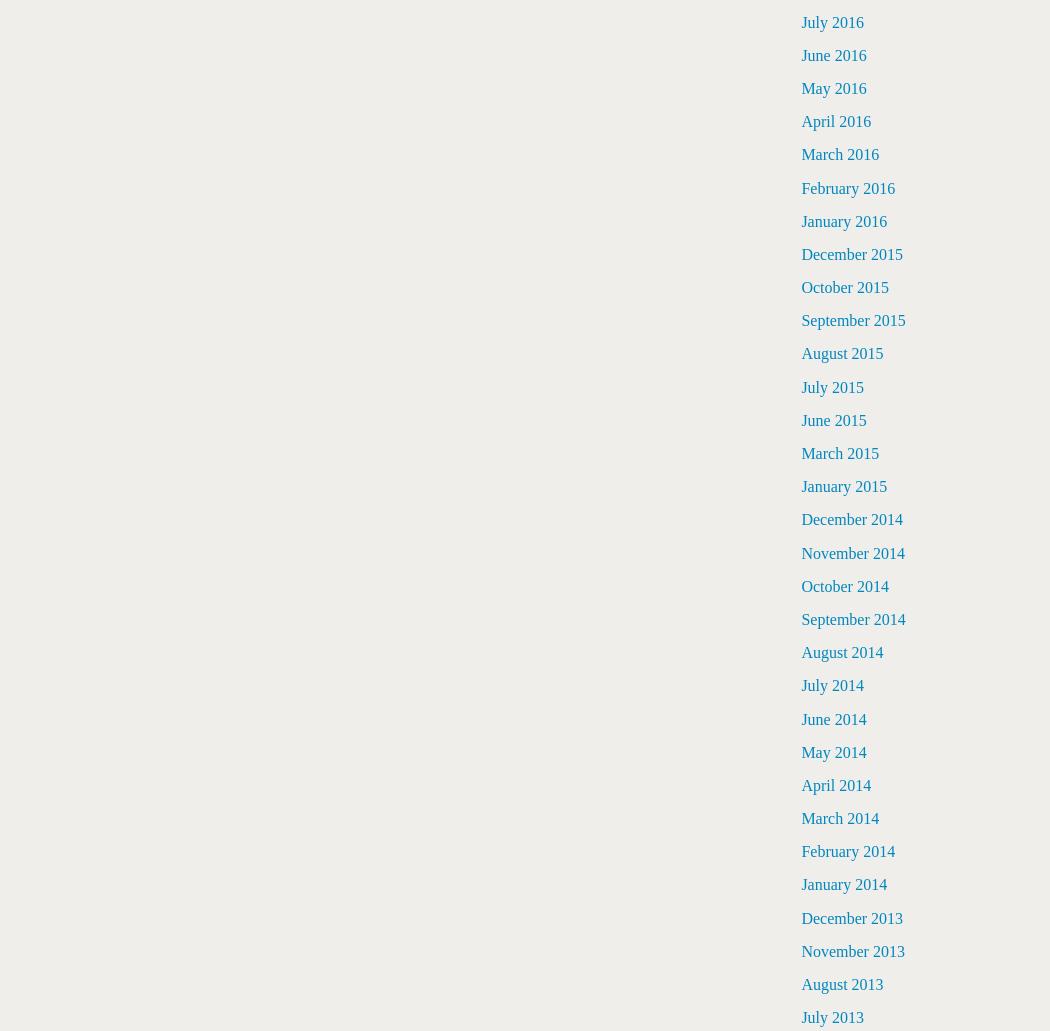 Image resolution: width=1050 pixels, height=1031 pixels. What do you see at coordinates (800, 518) in the screenshot?
I see `'December 2014'` at bounding box center [800, 518].